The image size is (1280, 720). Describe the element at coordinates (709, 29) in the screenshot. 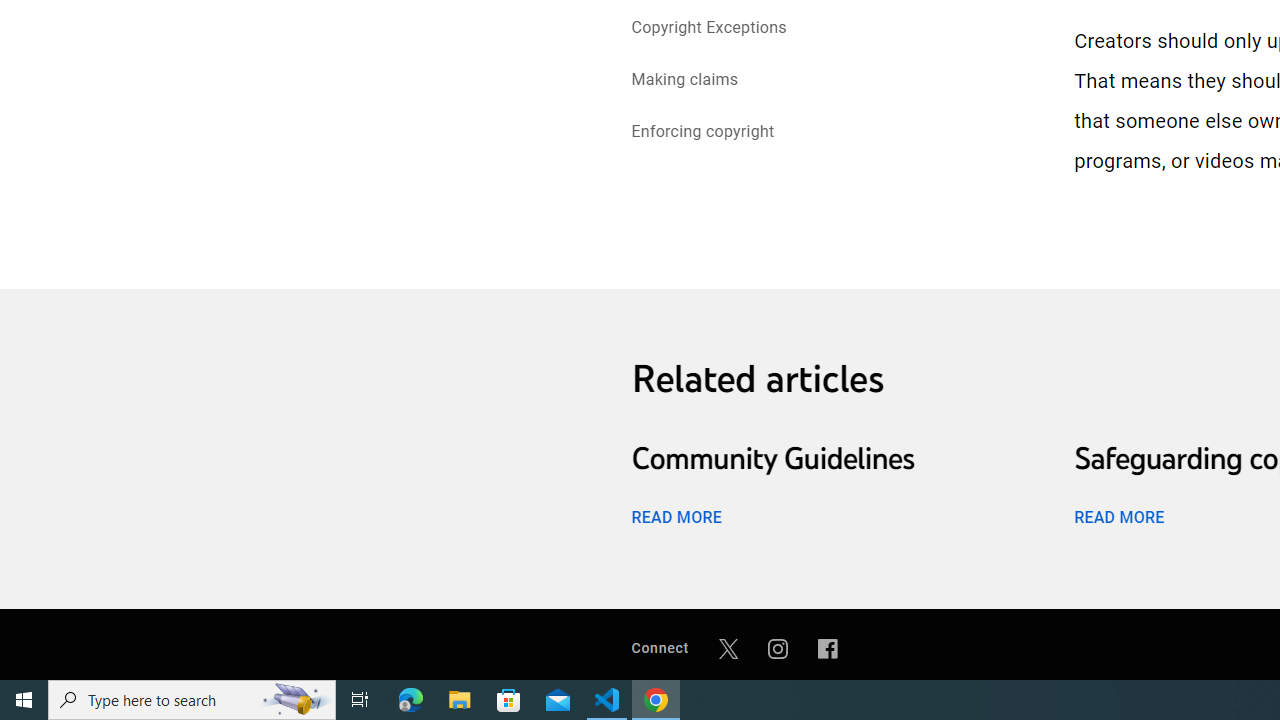

I see `'Copyright Exceptions'` at that location.